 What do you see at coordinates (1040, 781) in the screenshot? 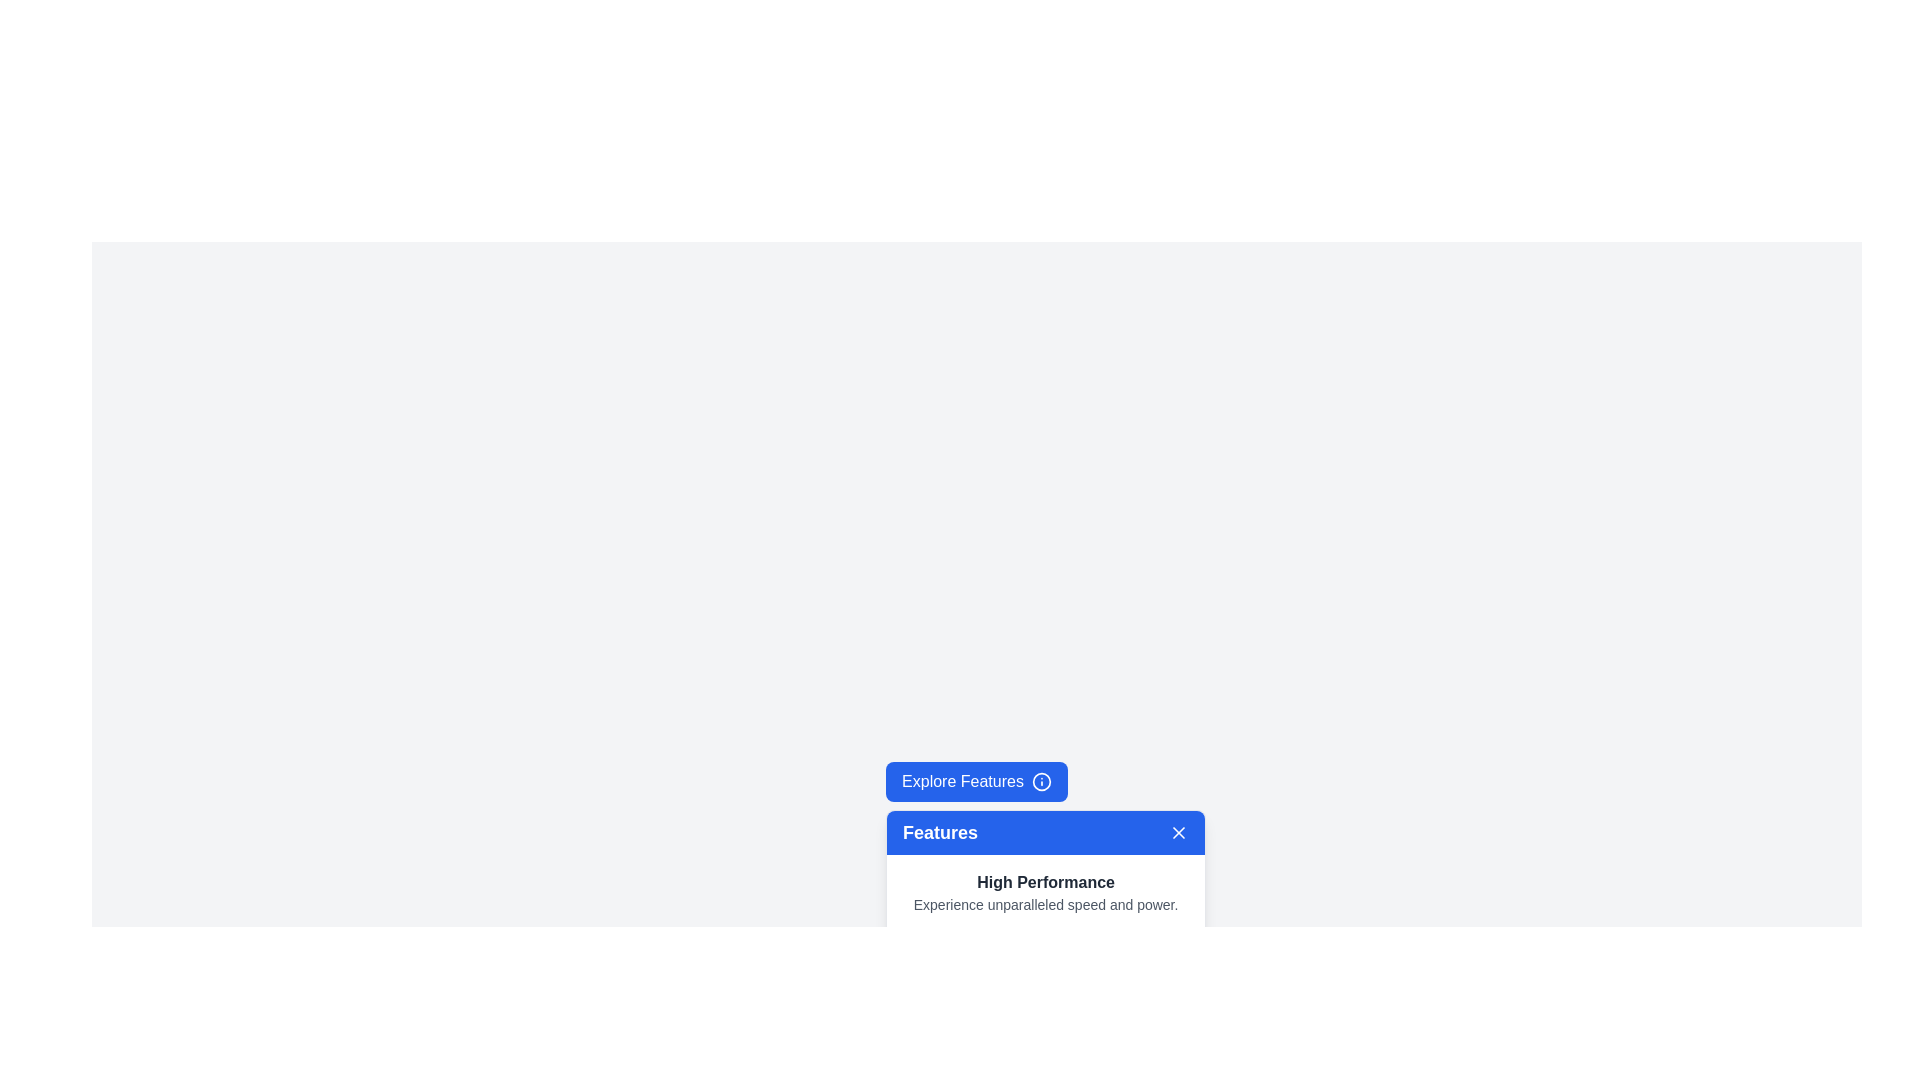
I see `the info icon located on the right side of the text label within the 'Explore Features' button at the top of the 'Features' section` at bounding box center [1040, 781].